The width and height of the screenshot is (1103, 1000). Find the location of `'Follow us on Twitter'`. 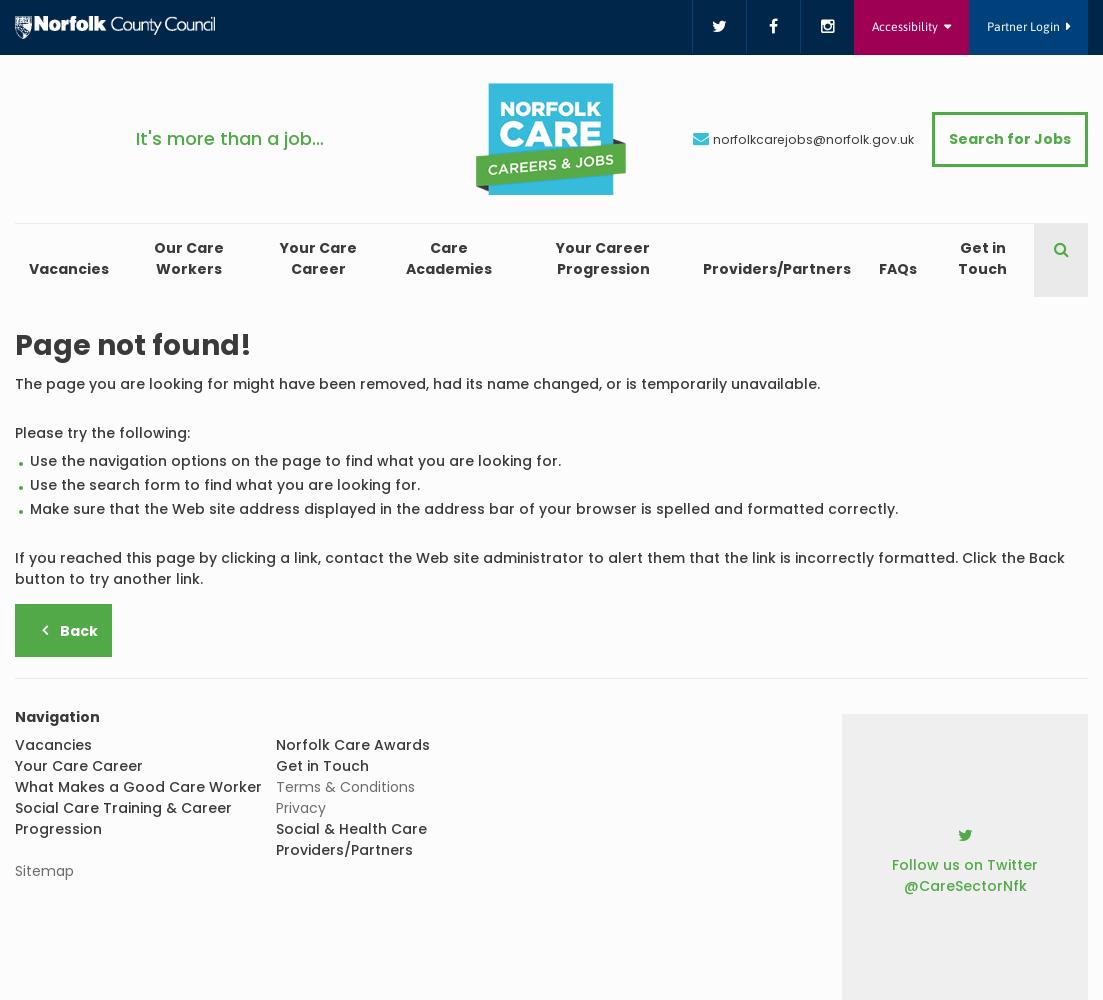

'Follow us on Twitter' is located at coordinates (965, 864).